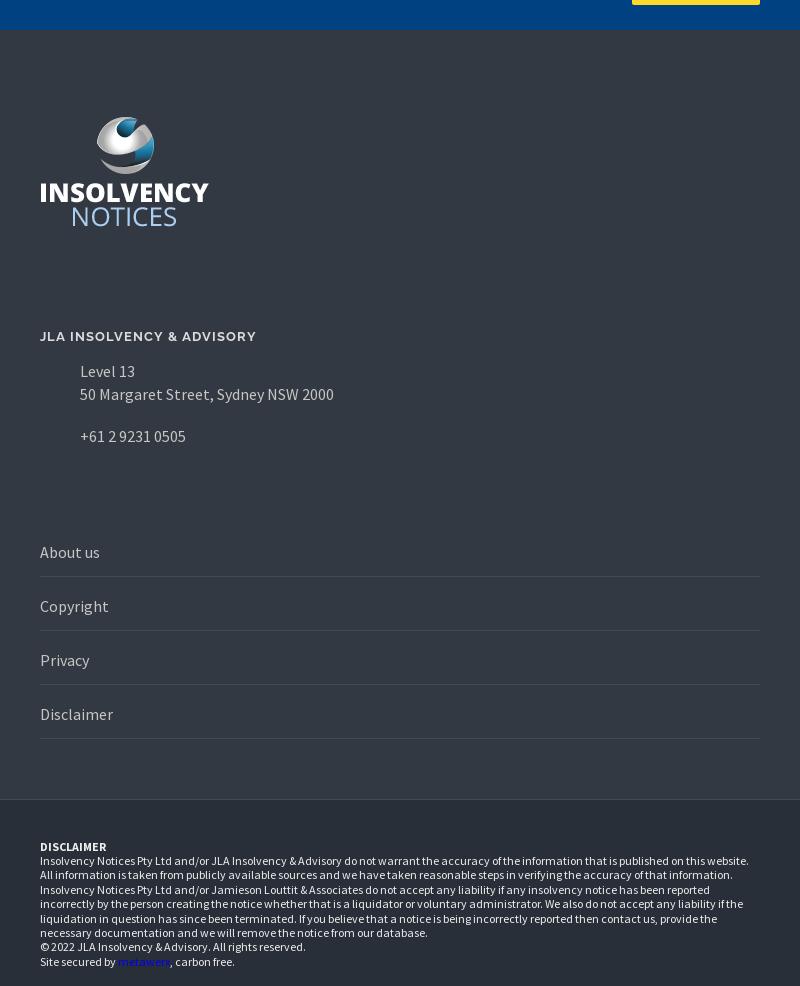 The height and width of the screenshot is (986, 800). I want to click on '+61 2 9231 0505', so click(132, 436).